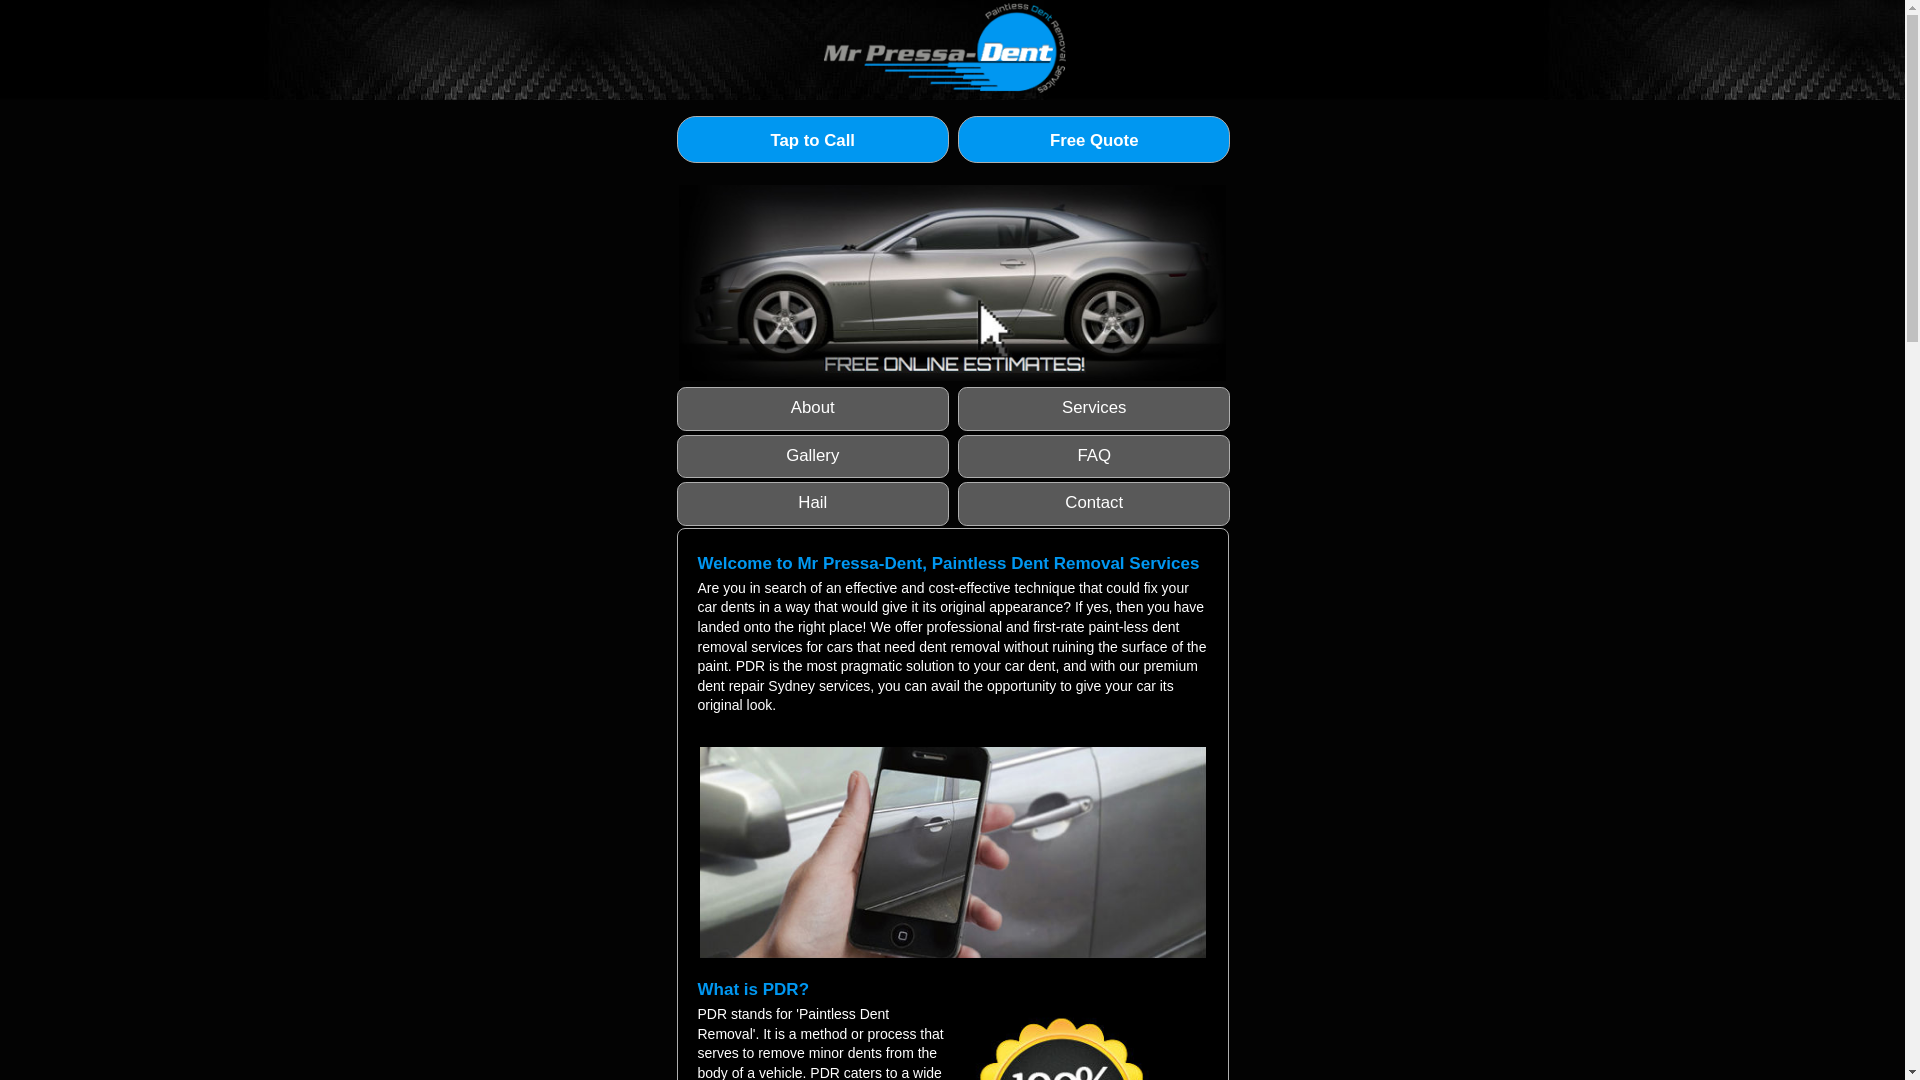 The height and width of the screenshot is (1080, 1920). Describe the element at coordinates (1093, 456) in the screenshot. I see `'FAQ'` at that location.